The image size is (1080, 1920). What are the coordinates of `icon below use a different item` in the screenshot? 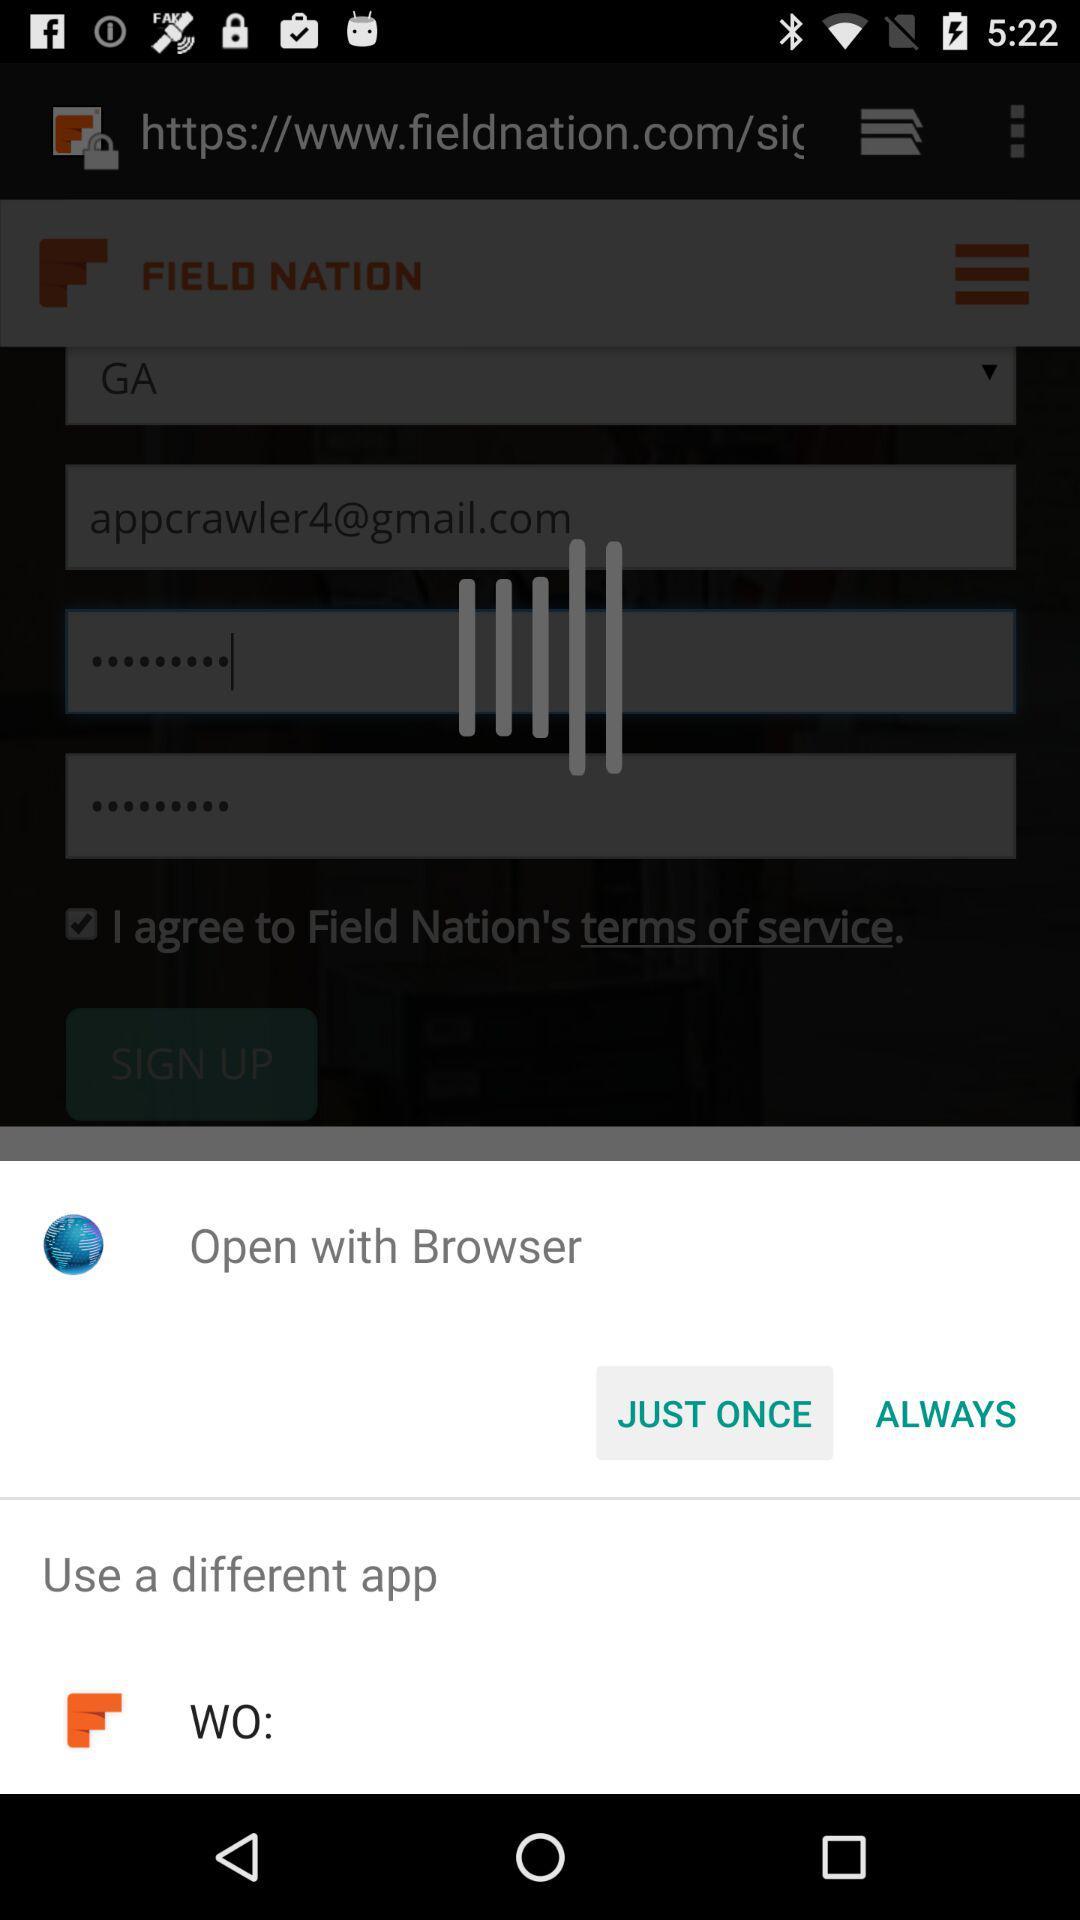 It's located at (230, 1719).